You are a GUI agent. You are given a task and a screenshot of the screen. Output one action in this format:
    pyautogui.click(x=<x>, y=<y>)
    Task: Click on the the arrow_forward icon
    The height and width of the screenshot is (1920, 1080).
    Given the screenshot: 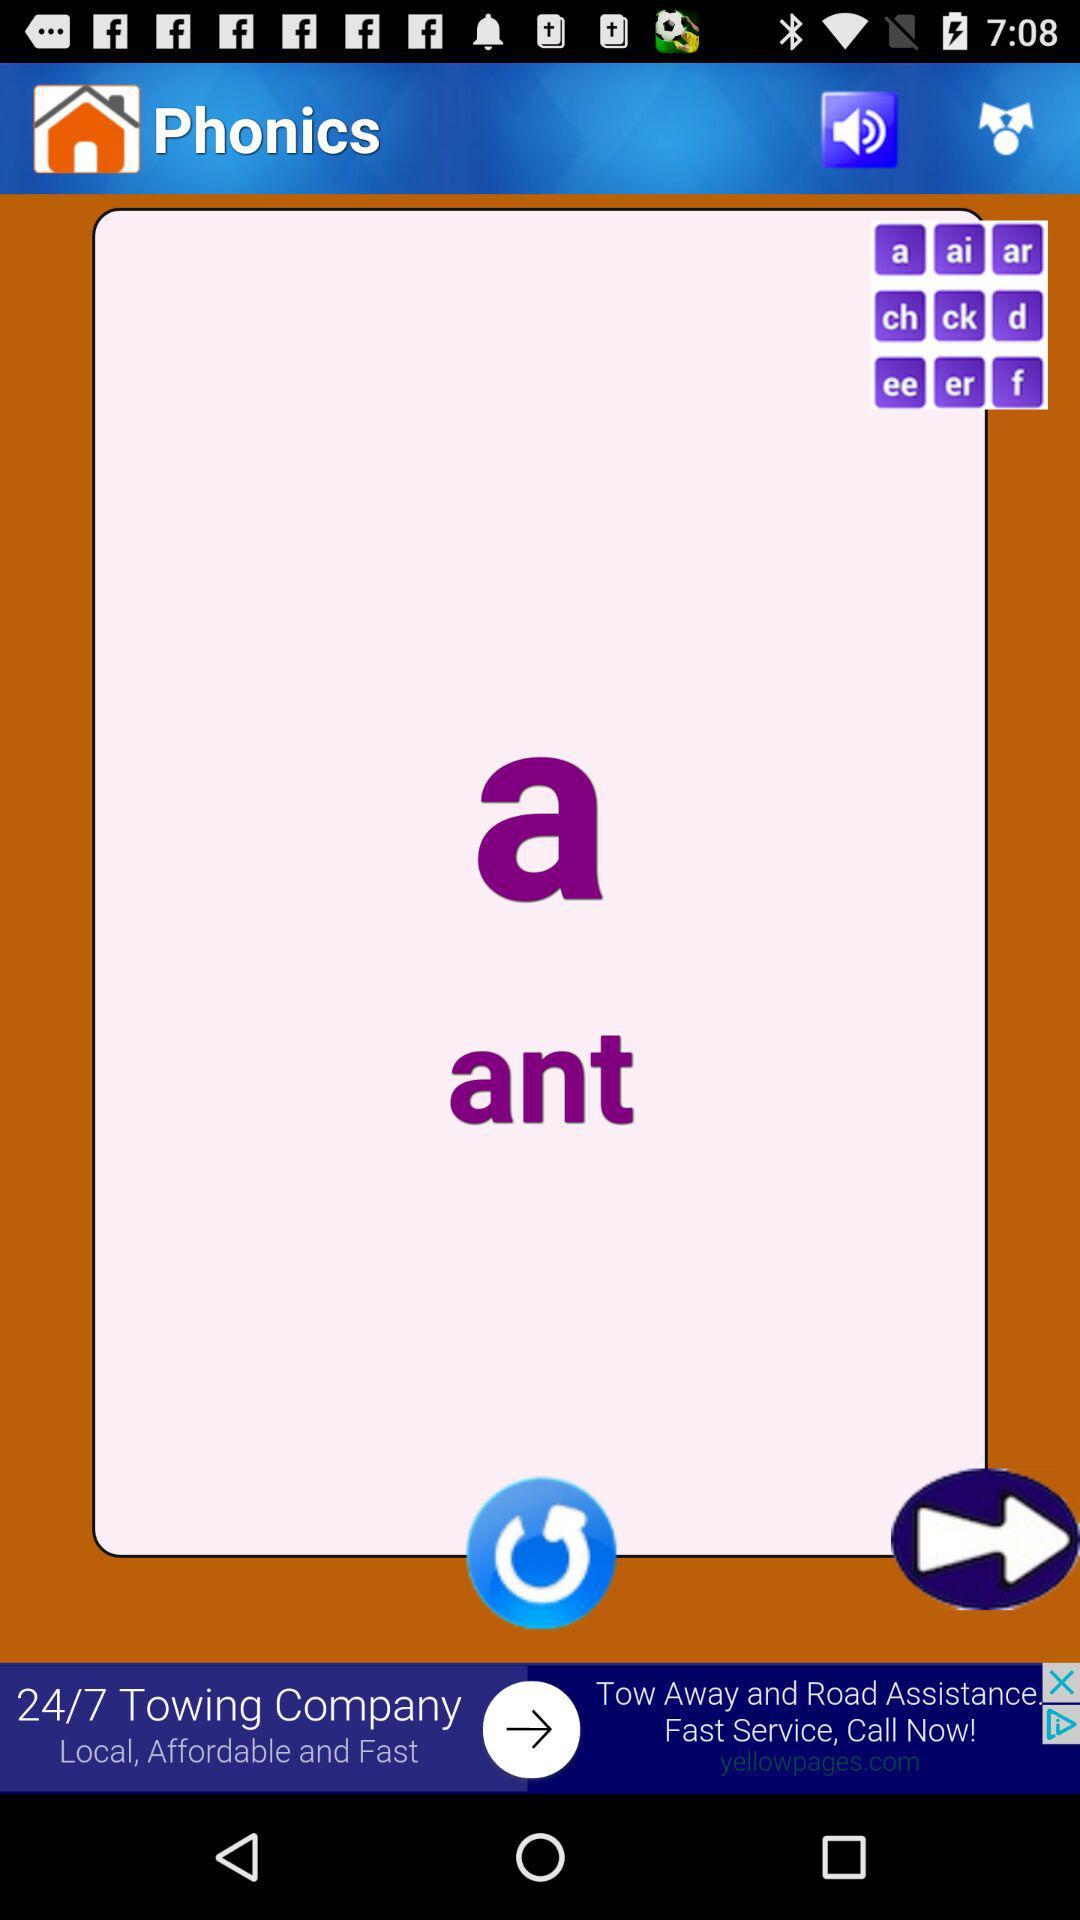 What is the action you would take?
    pyautogui.click(x=984, y=1647)
    